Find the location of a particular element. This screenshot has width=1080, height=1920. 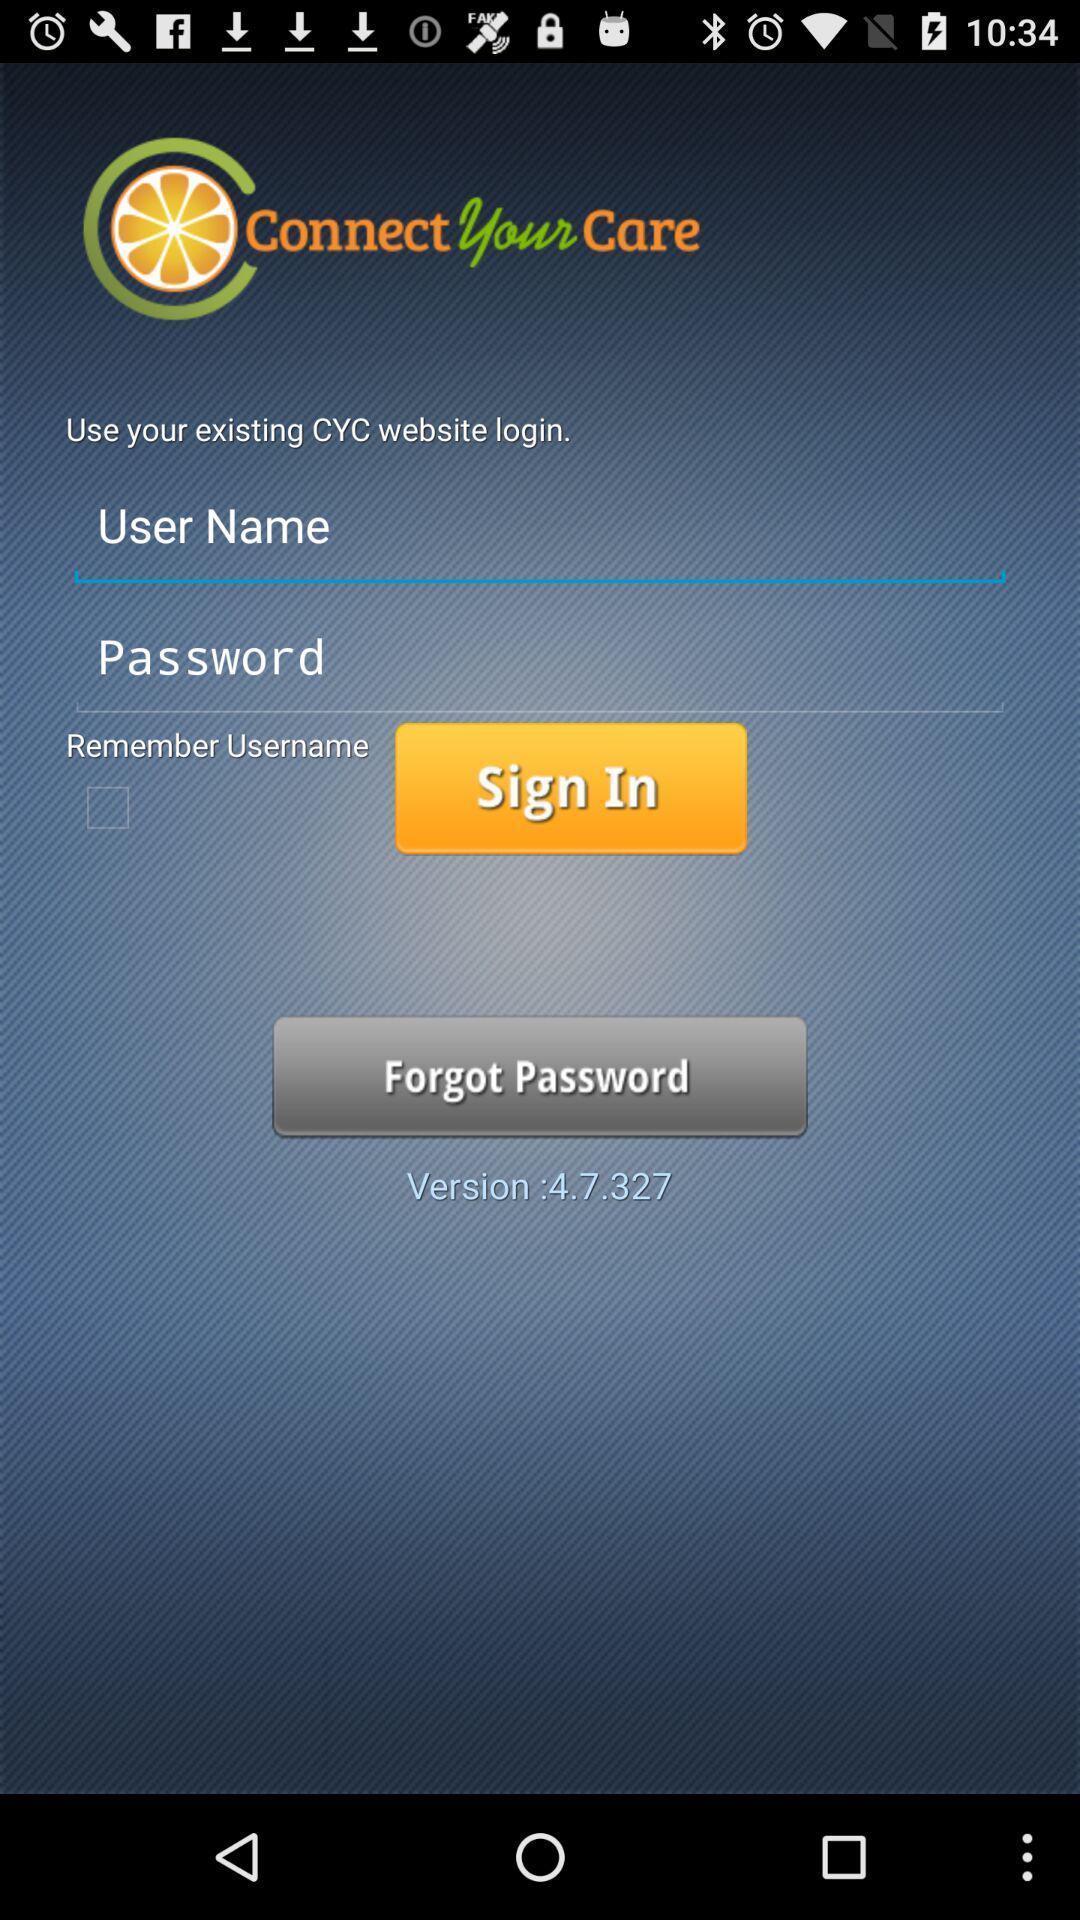

into the page is located at coordinates (571, 788).